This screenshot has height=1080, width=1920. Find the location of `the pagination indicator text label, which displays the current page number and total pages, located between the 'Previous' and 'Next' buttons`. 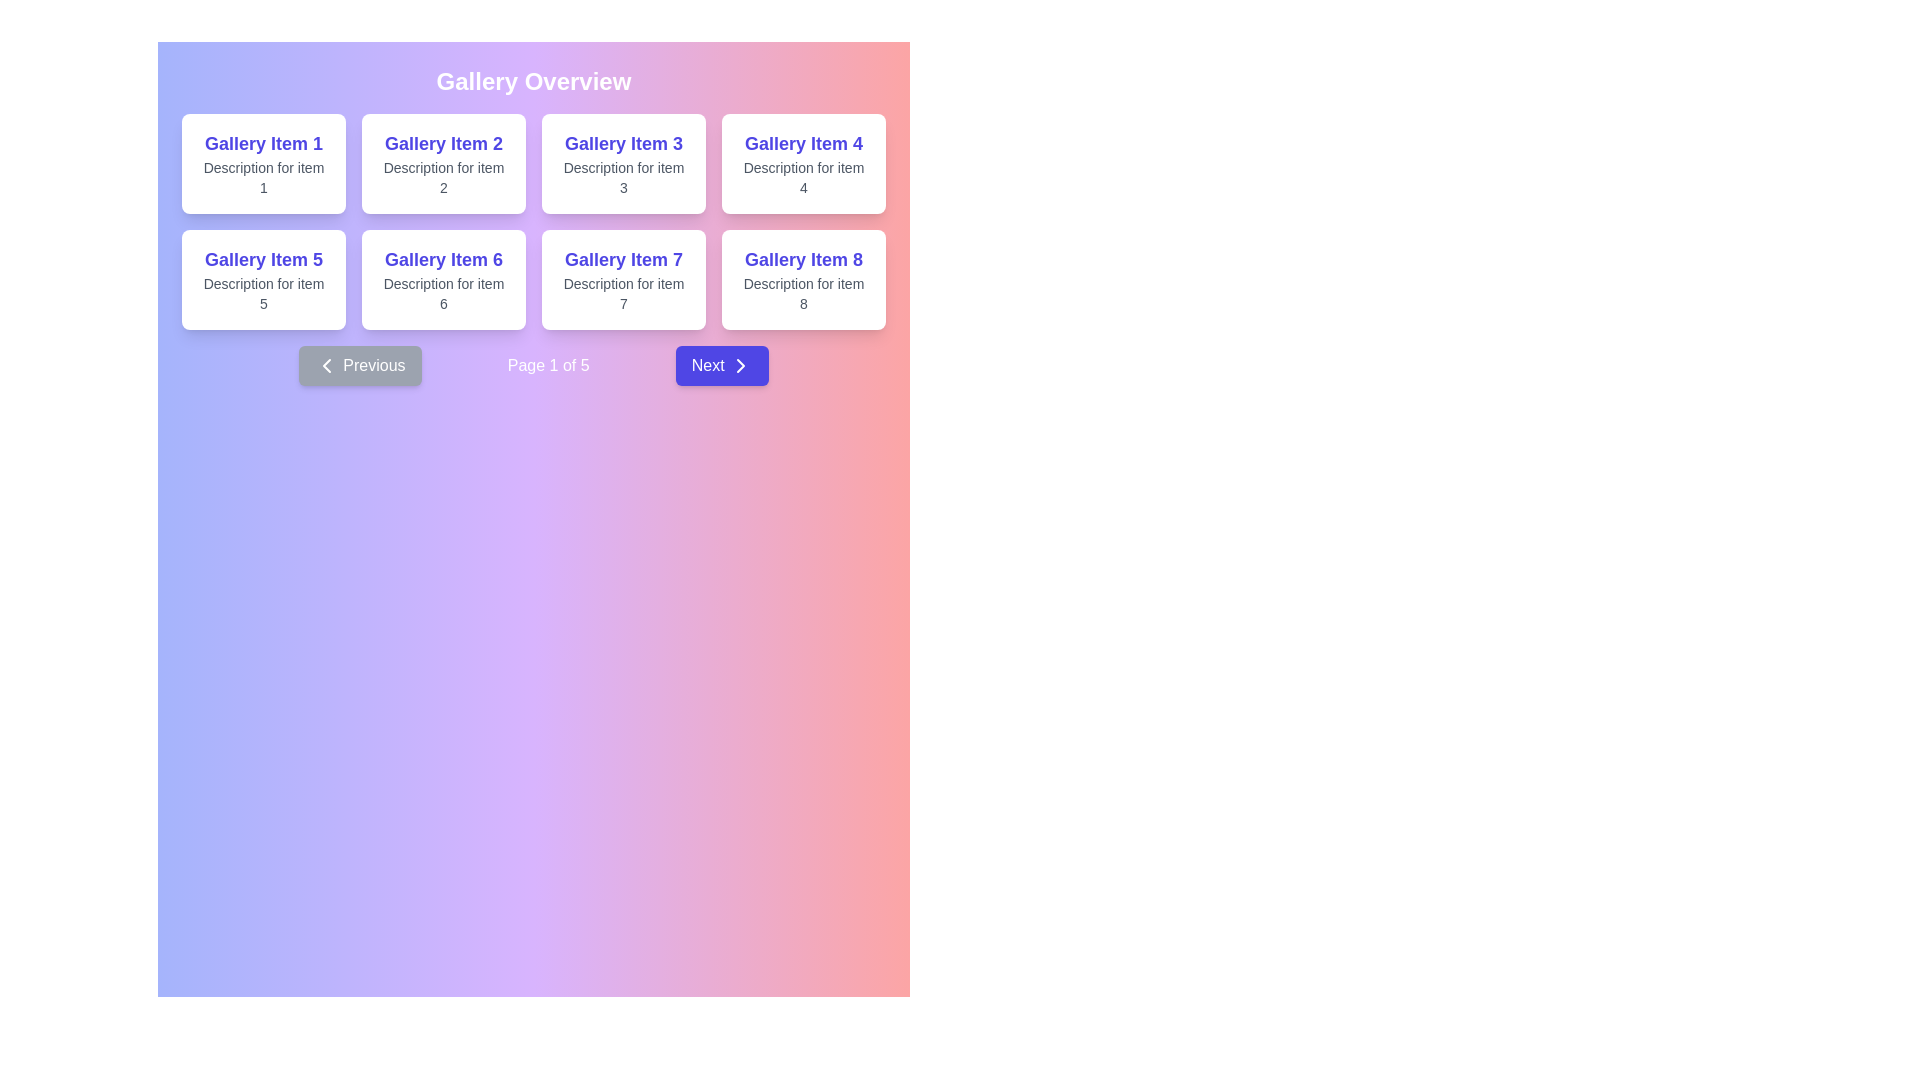

the pagination indicator text label, which displays the current page number and total pages, located between the 'Previous' and 'Next' buttons is located at coordinates (548, 366).